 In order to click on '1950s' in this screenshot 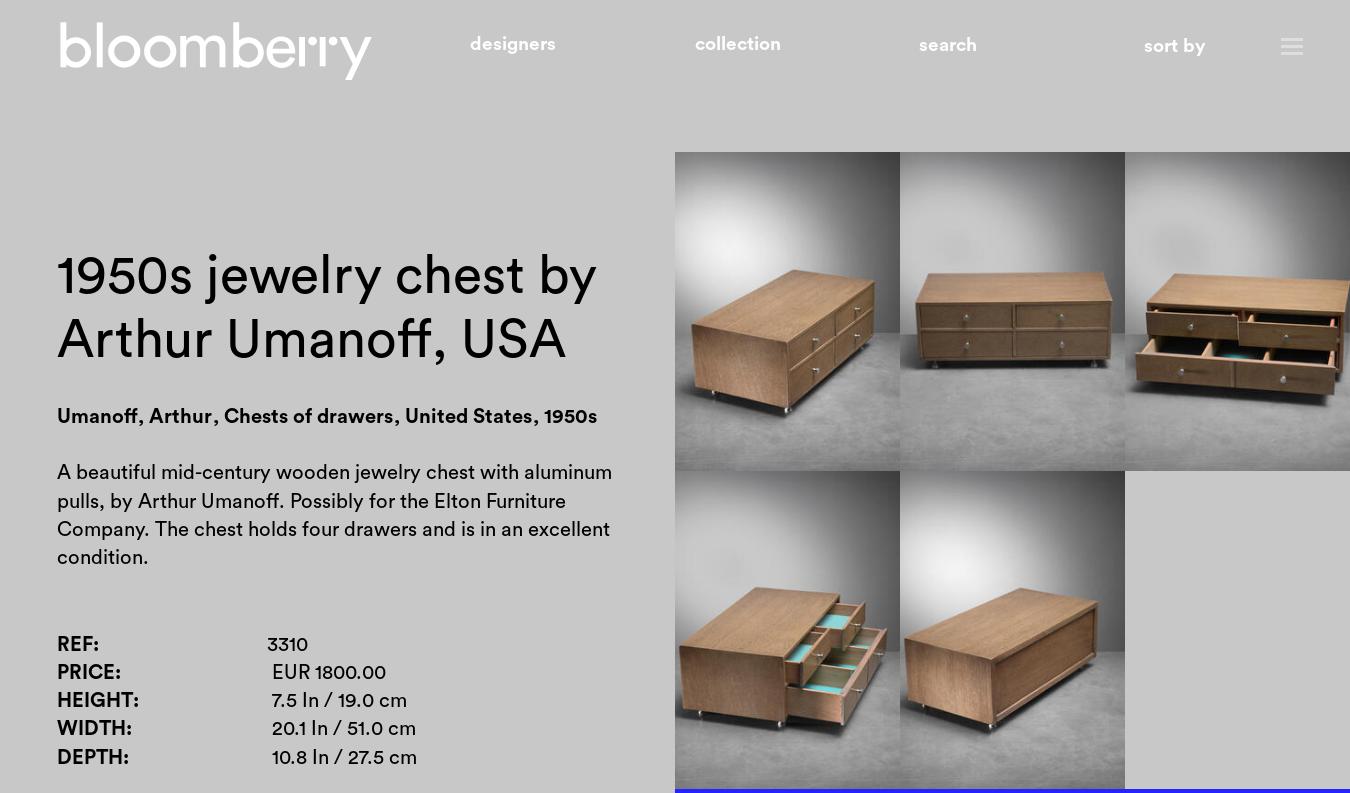, I will do `click(541, 416)`.